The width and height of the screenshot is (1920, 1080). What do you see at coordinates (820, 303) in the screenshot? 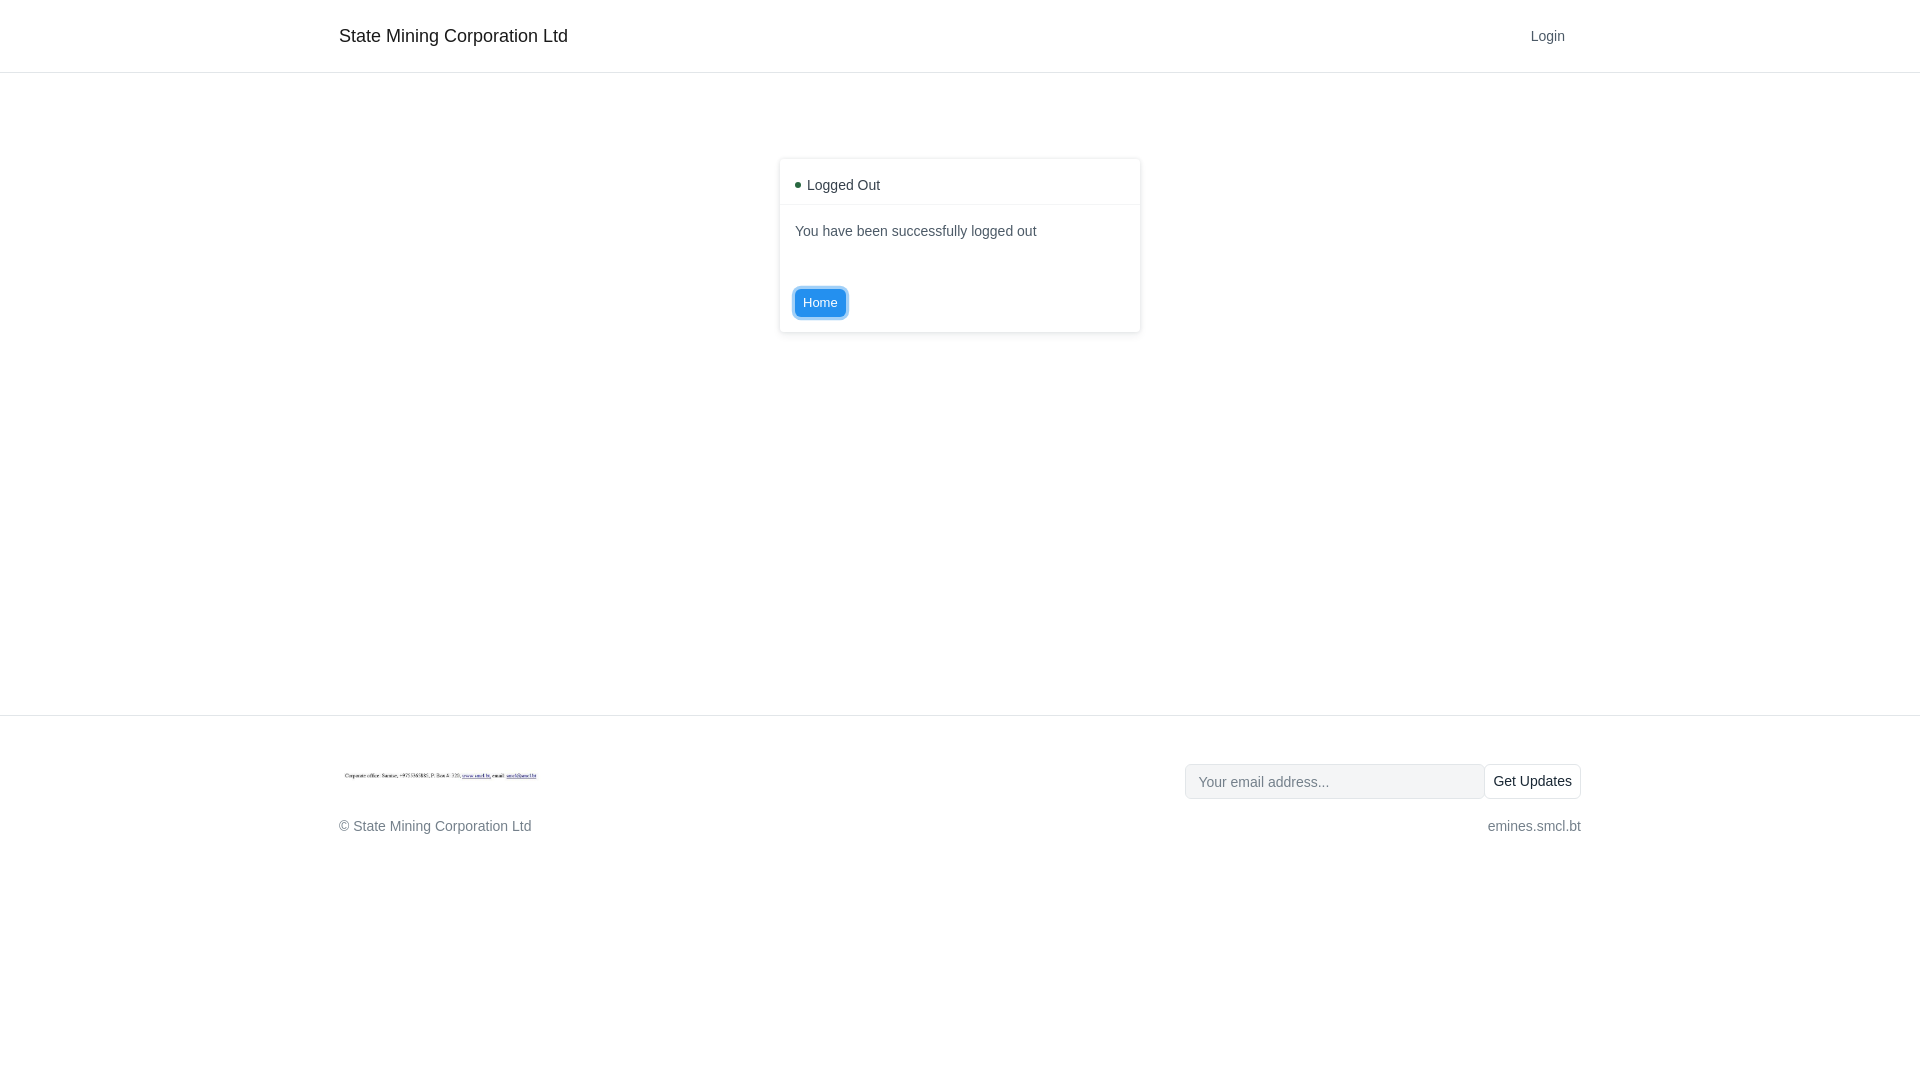
I see `'Home'` at bounding box center [820, 303].